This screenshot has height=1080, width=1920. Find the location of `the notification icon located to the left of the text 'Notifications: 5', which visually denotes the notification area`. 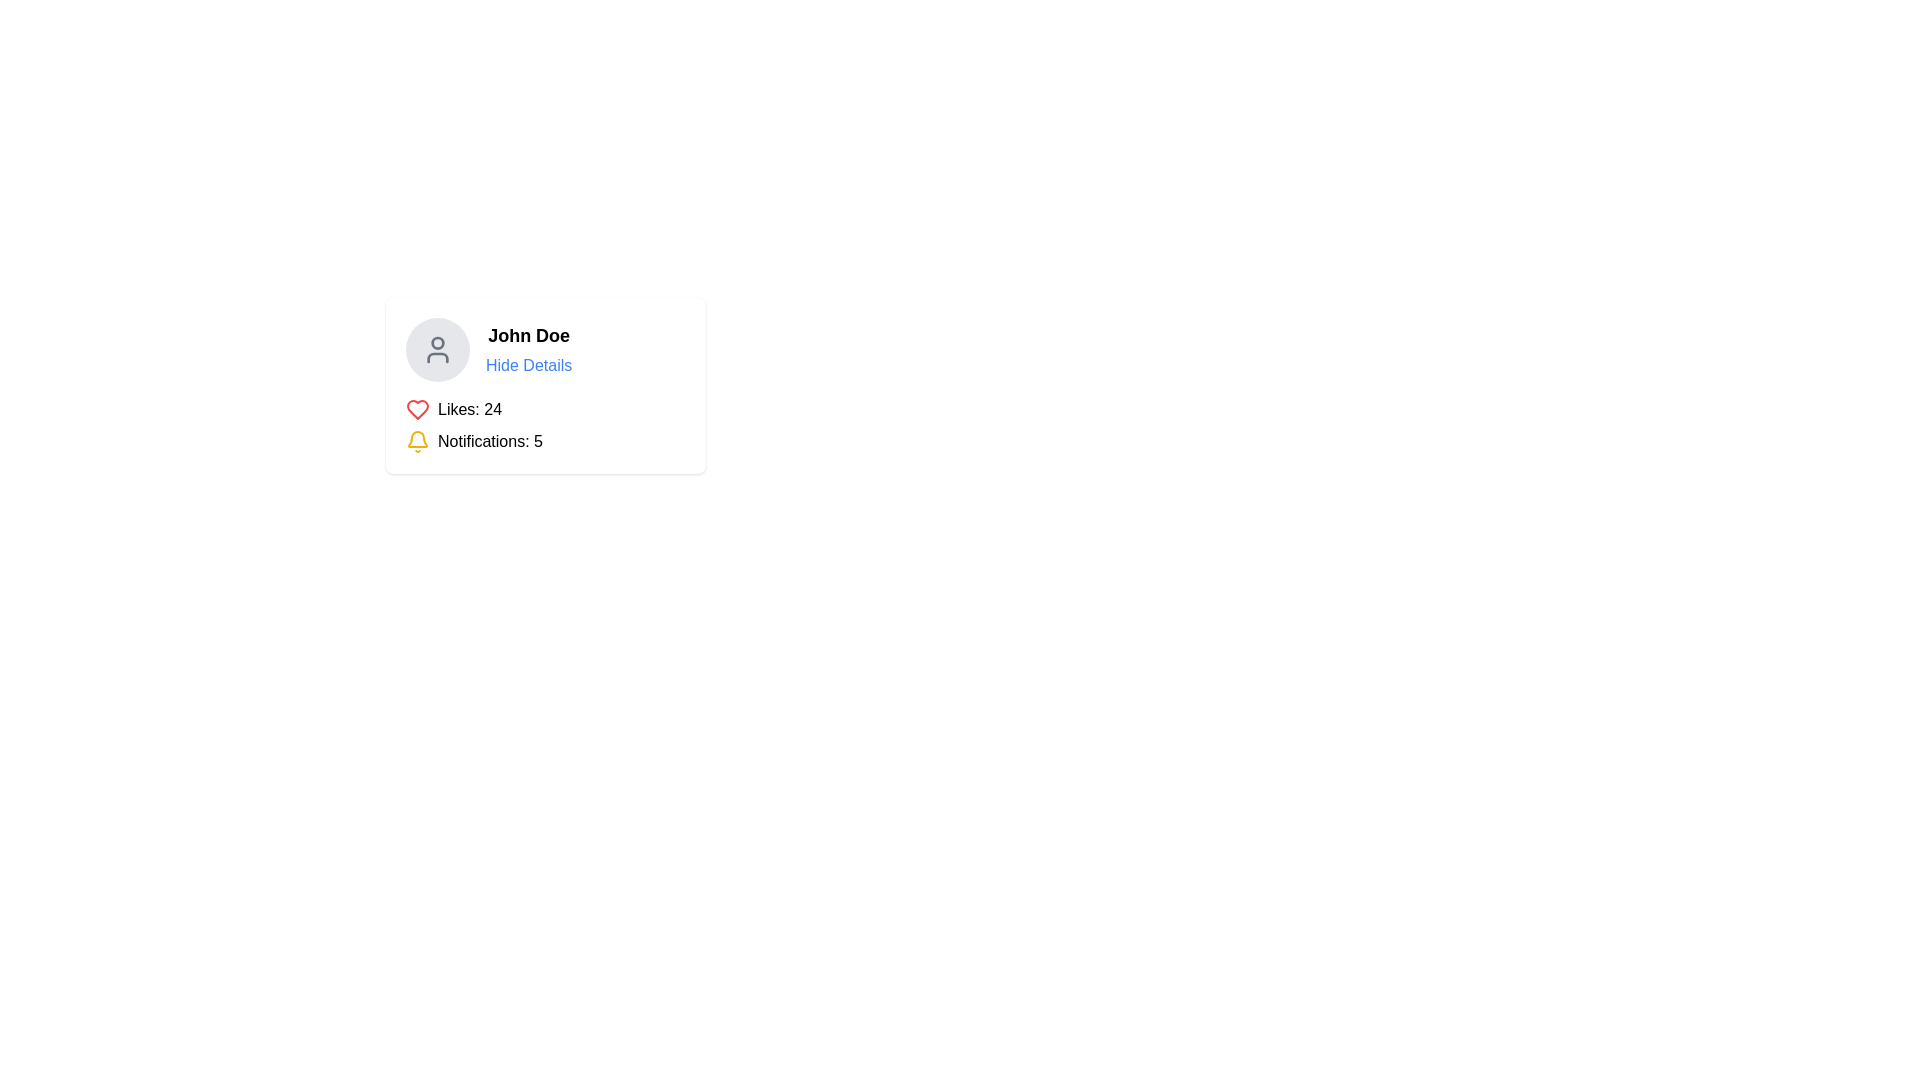

the notification icon located to the left of the text 'Notifications: 5', which visually denotes the notification area is located at coordinates (416, 441).